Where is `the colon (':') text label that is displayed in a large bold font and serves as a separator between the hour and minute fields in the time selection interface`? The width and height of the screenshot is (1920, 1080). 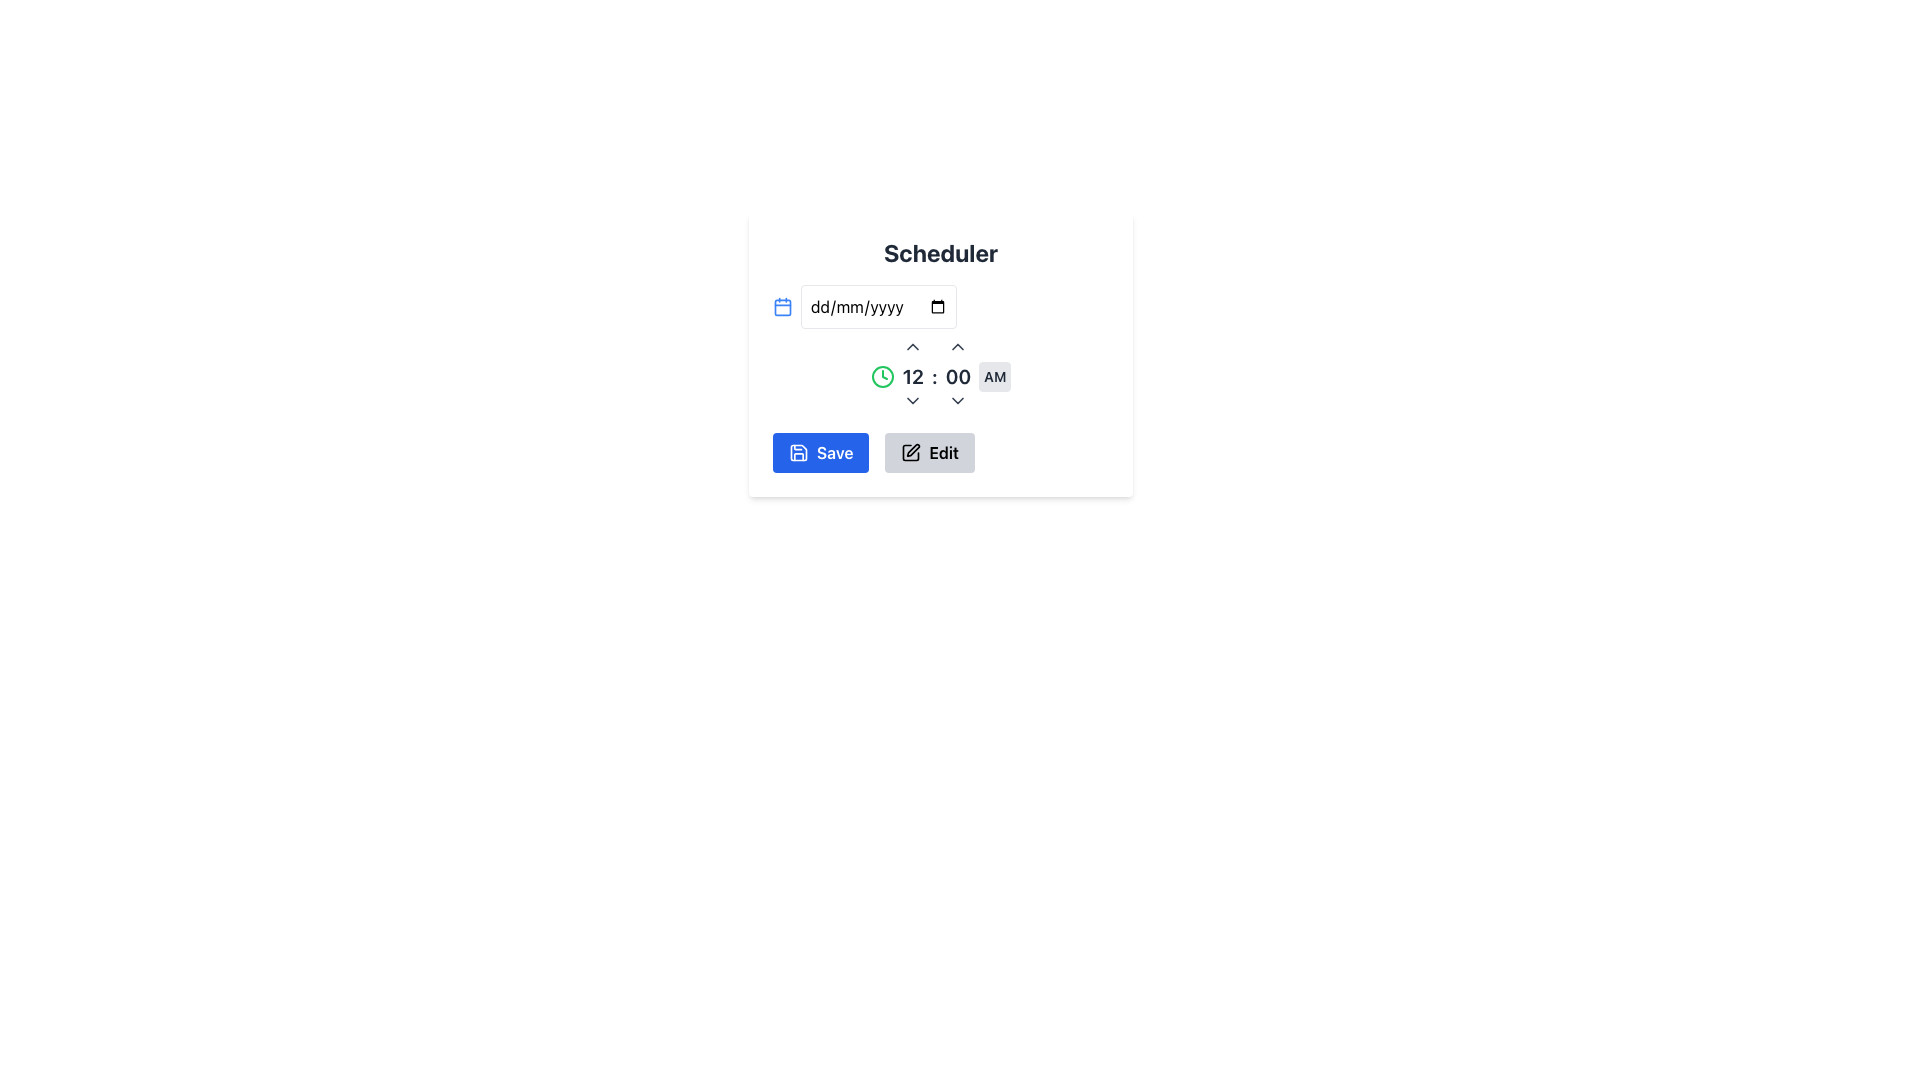
the colon (':') text label that is displayed in a large bold font and serves as a separator between the hour and minute fields in the time selection interface is located at coordinates (933, 377).